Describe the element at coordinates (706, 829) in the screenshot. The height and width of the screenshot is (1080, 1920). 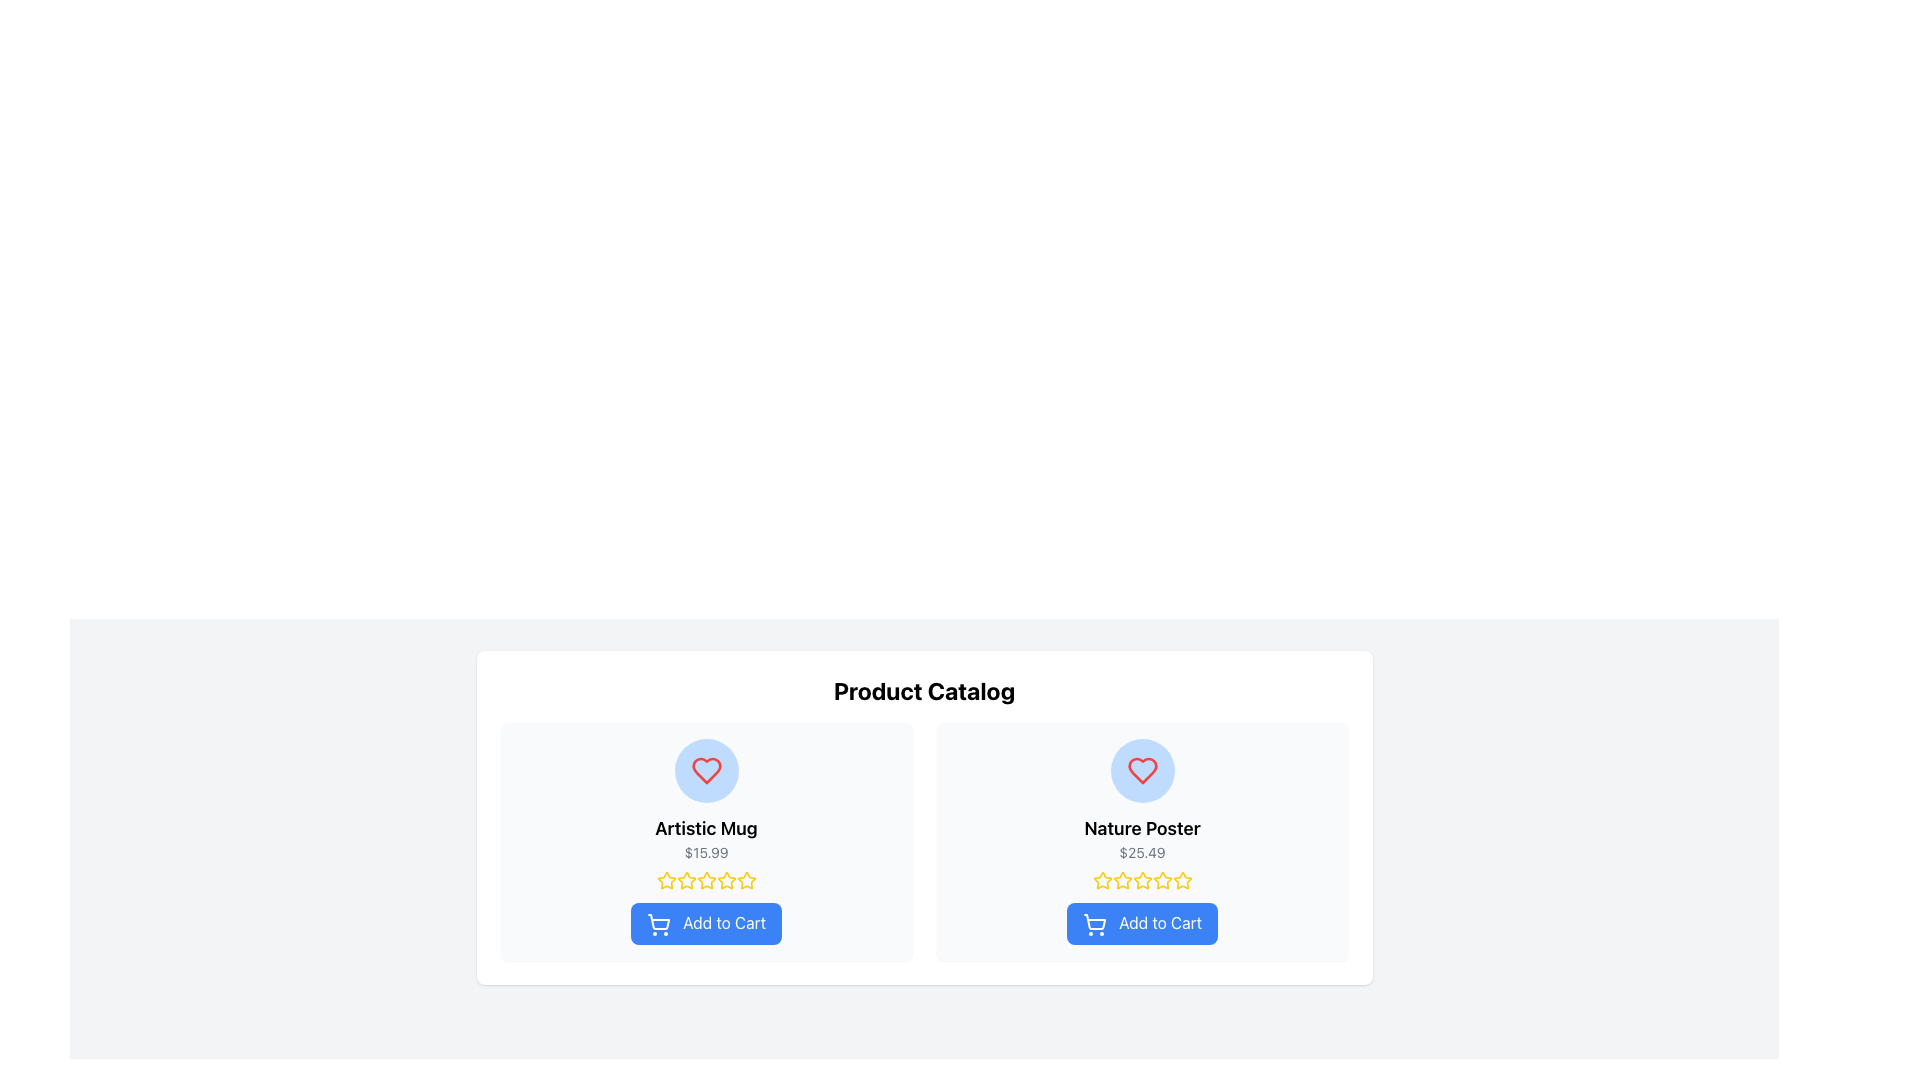
I see `the text label displaying 'Artistic Mug', which is centrally located underneath a heart icon within a blue circle in the left card of the product catalog` at that location.